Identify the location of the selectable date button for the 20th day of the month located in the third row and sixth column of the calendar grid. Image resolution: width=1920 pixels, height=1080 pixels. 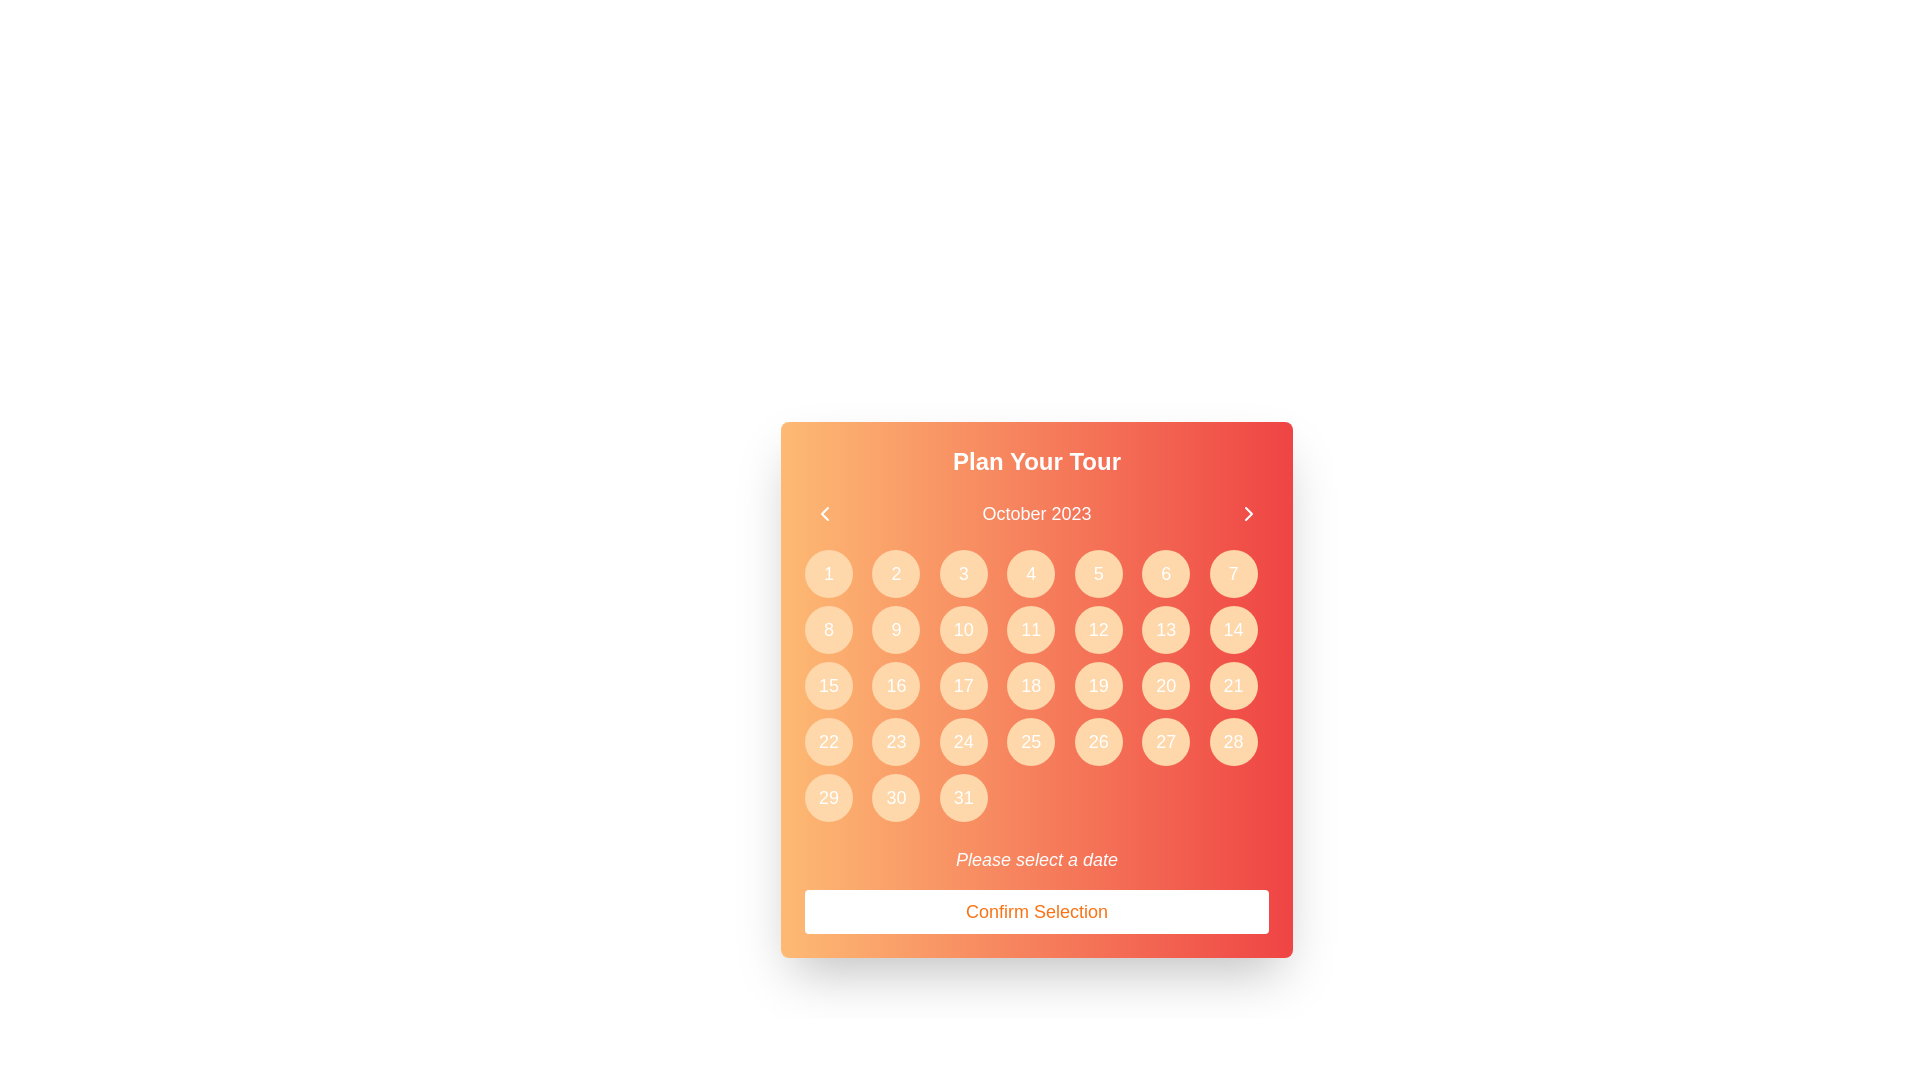
(1166, 685).